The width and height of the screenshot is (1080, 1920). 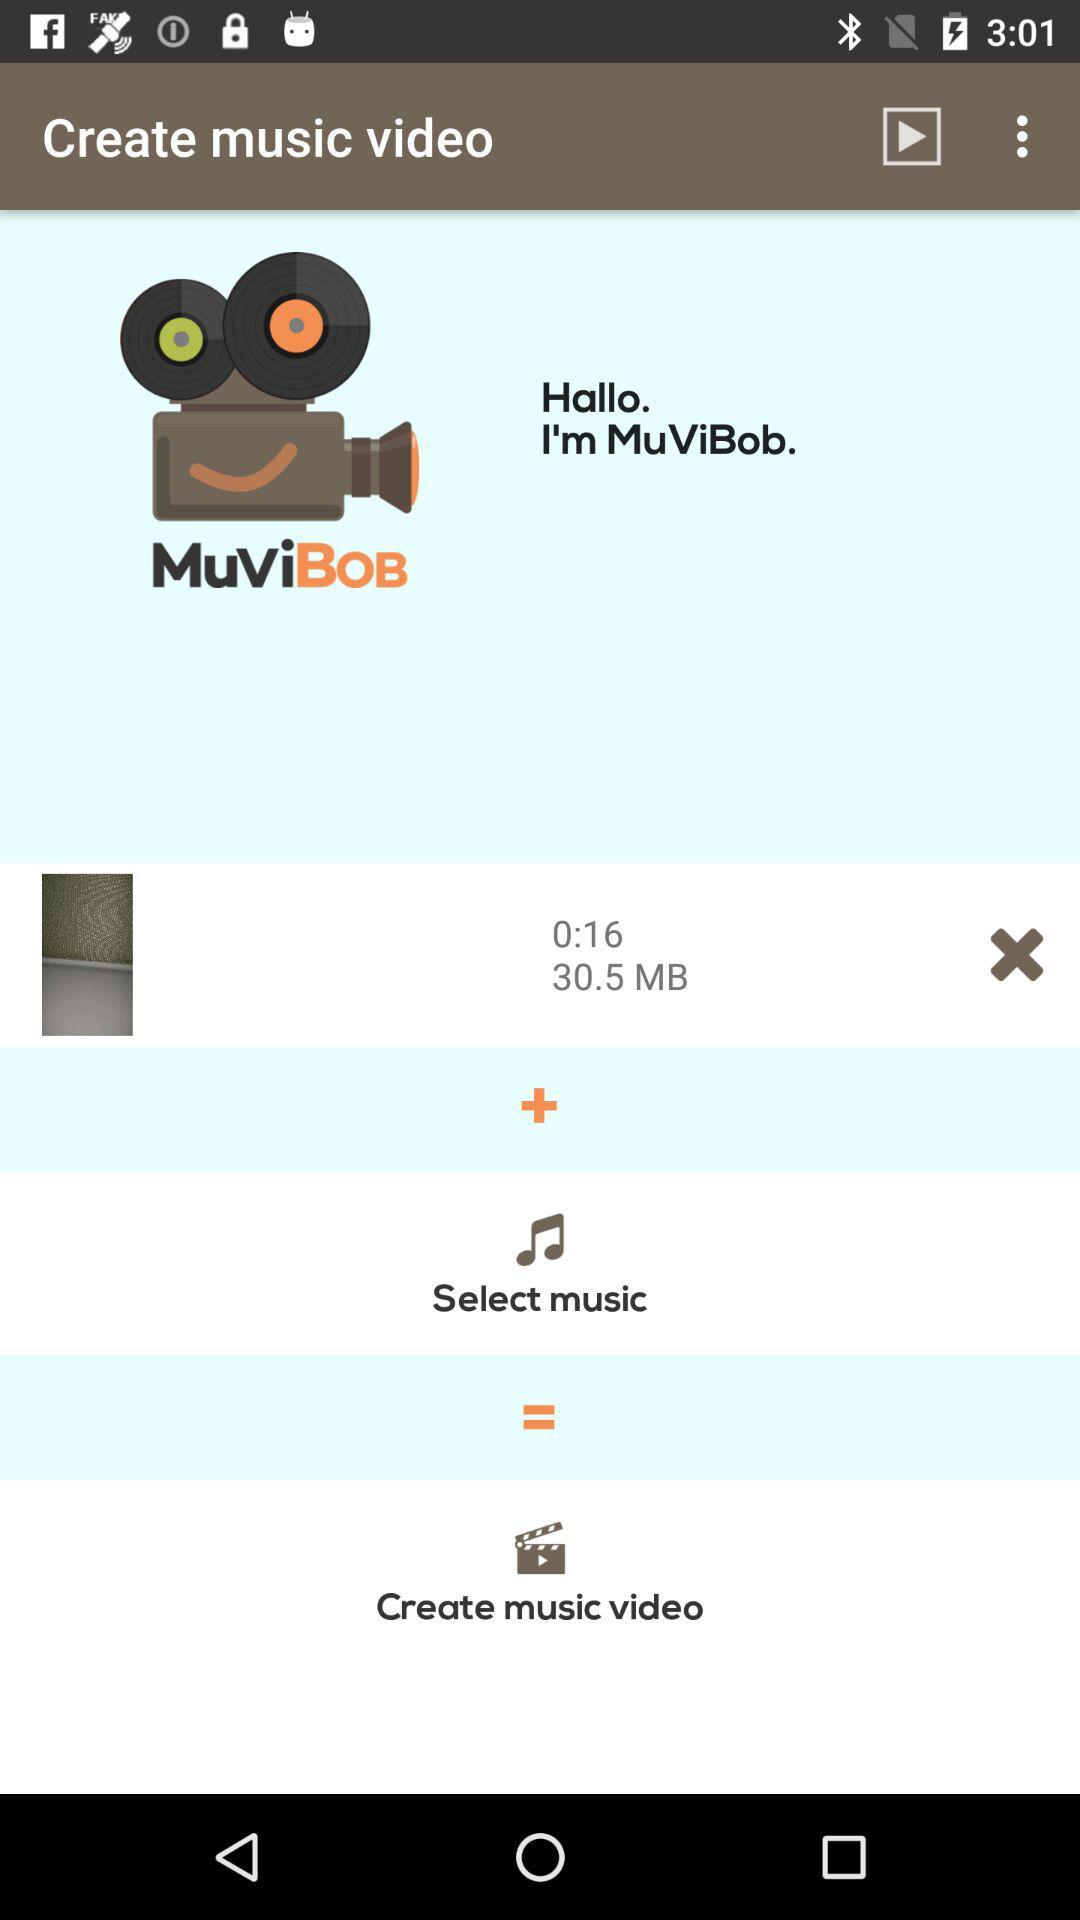 I want to click on icon below the + item, so click(x=540, y=1261).